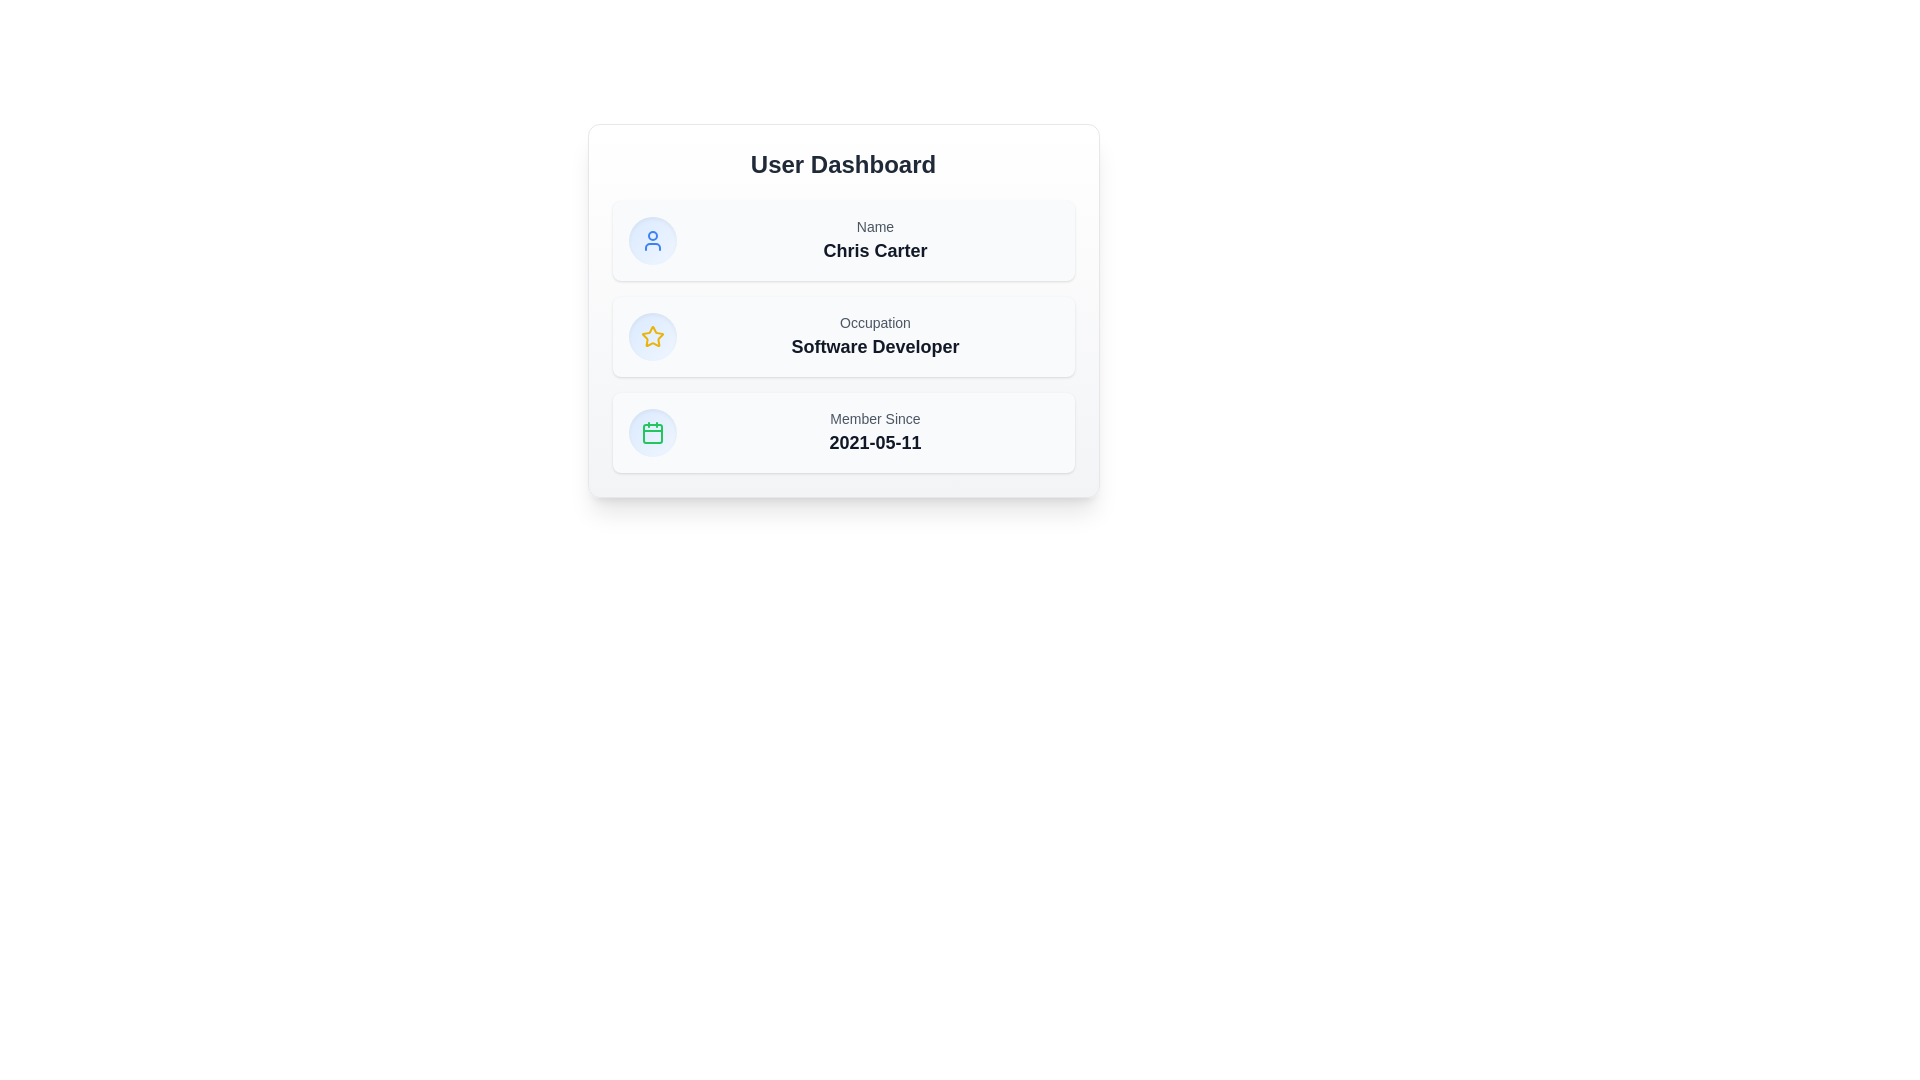 This screenshot has width=1920, height=1080. I want to click on the star icon located in the 'Occupation' section of the user dashboard, which is associated with the text 'Software Developer.', so click(652, 335).